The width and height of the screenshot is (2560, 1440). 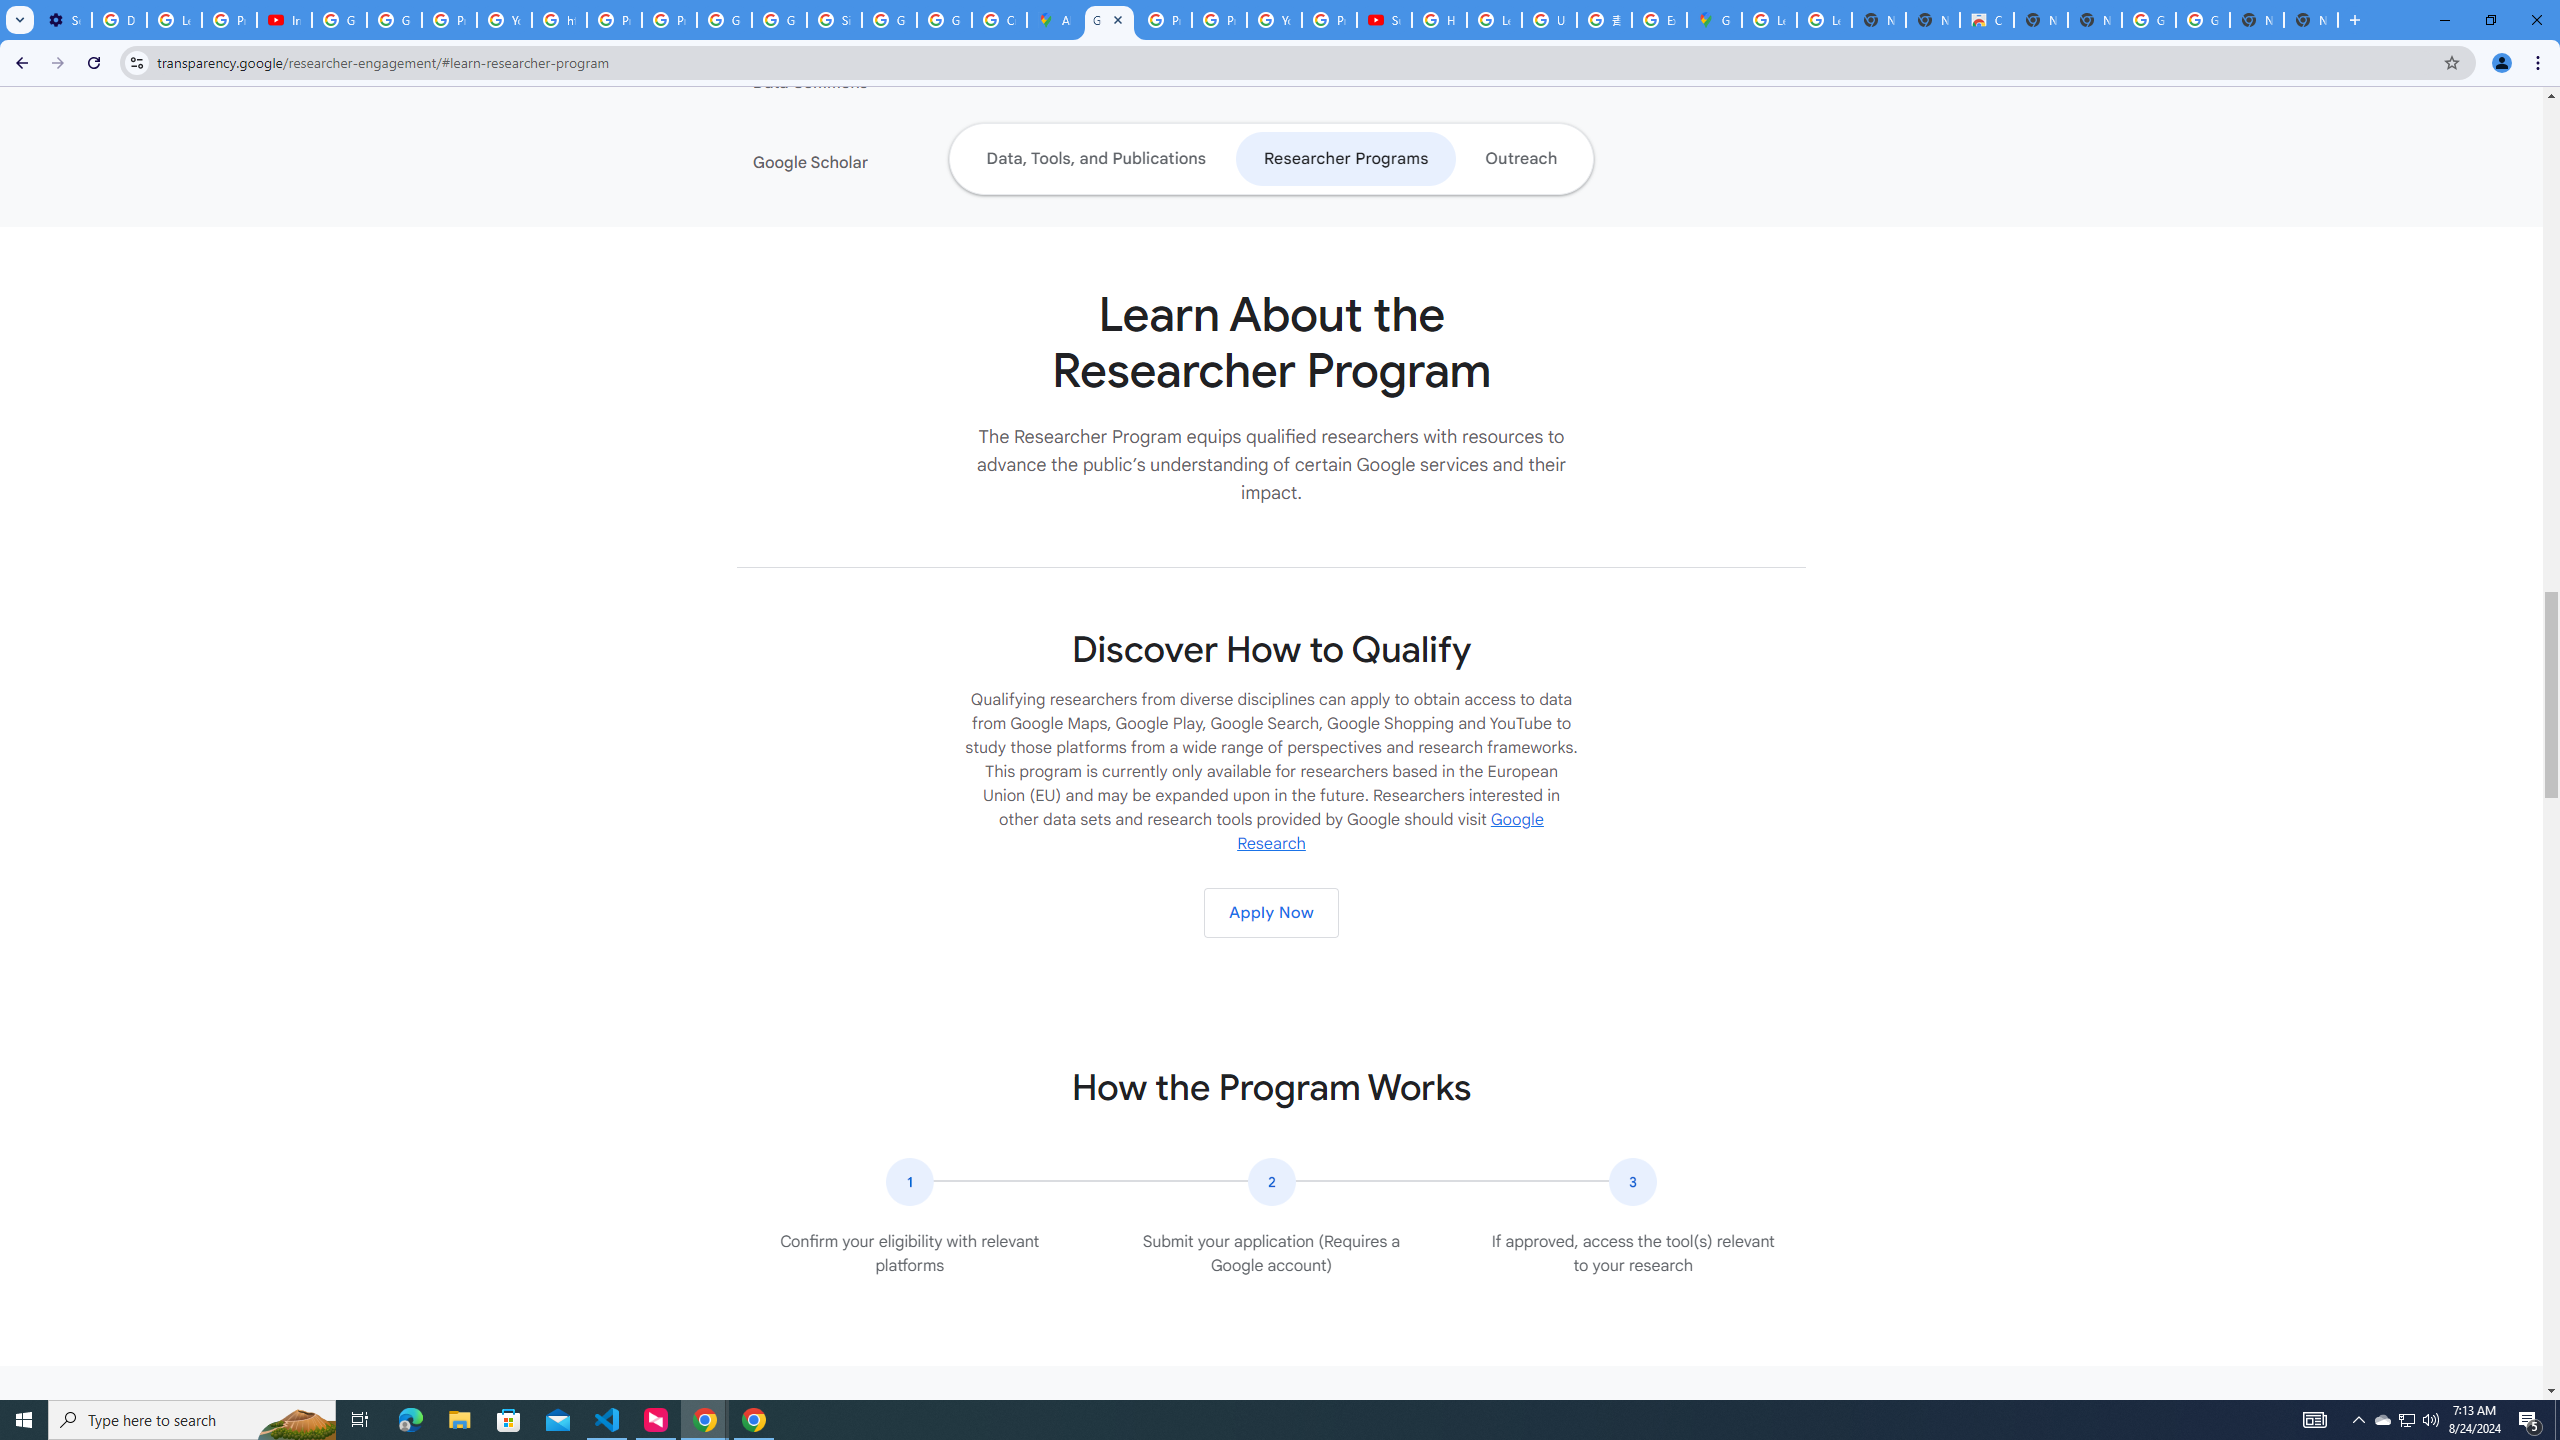 I want to click on 'Outreach', so click(x=1520, y=158).